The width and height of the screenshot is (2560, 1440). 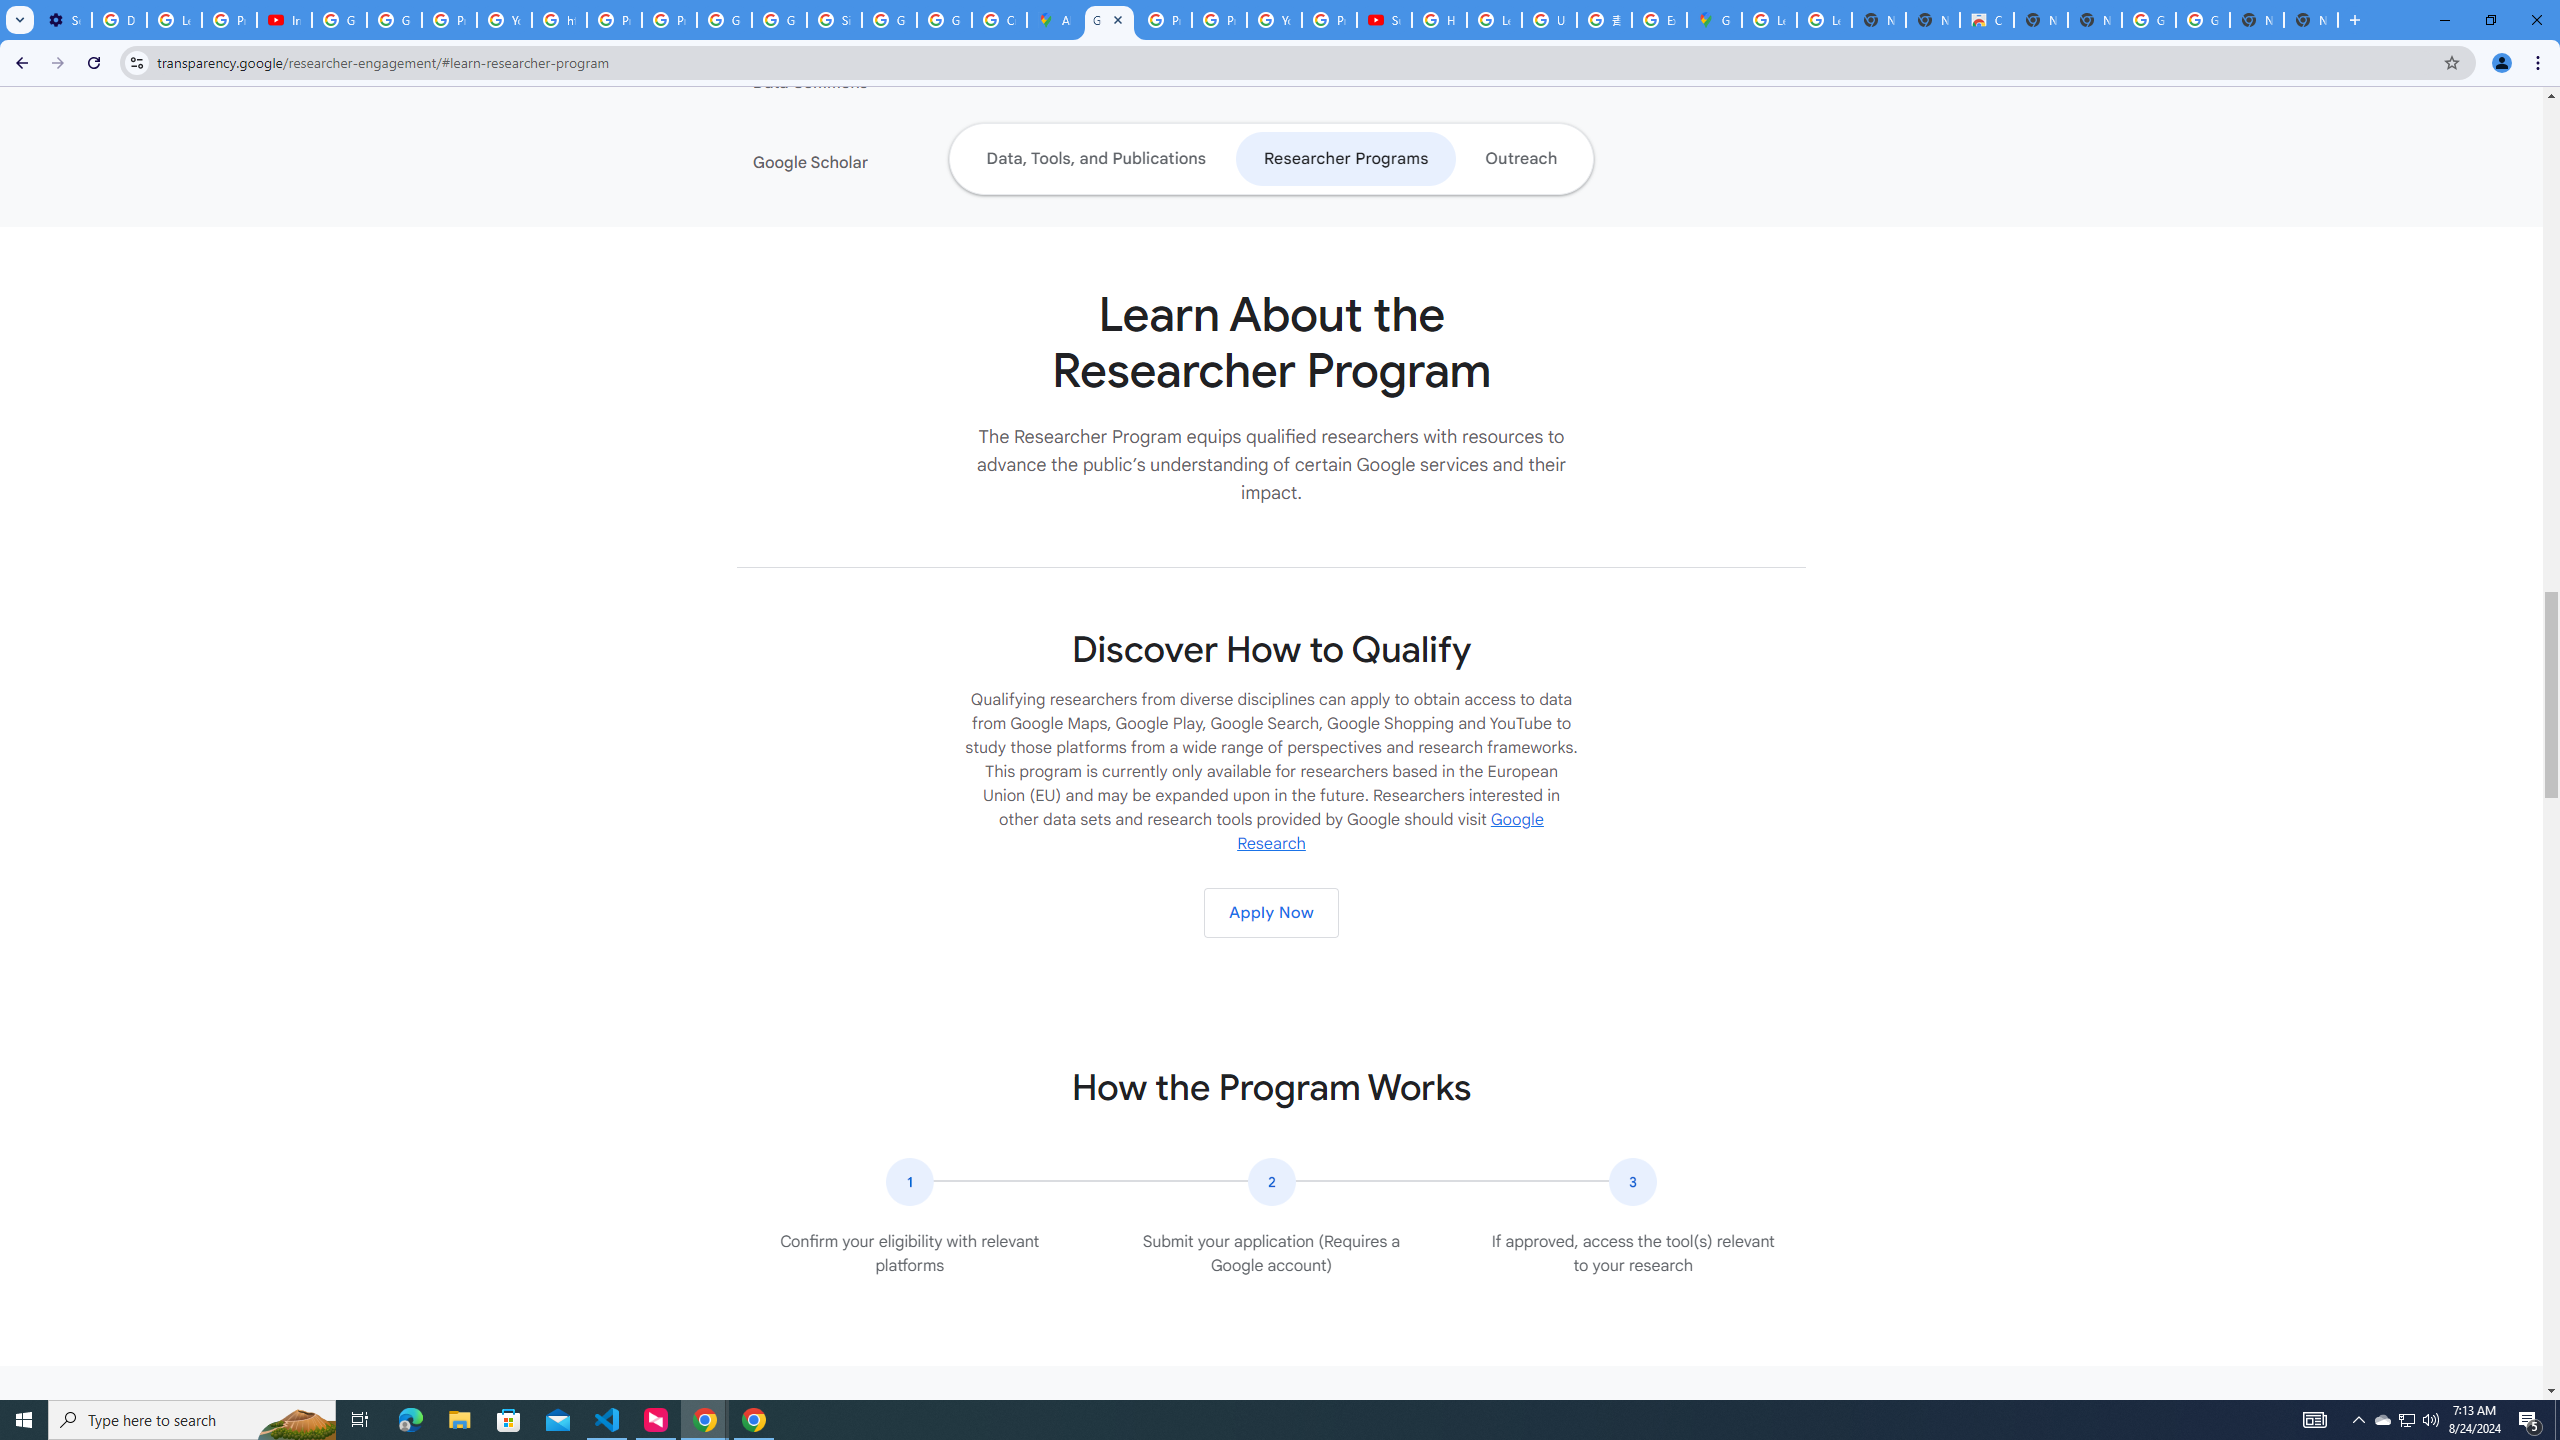 I want to click on 'Outreach', so click(x=1520, y=158).